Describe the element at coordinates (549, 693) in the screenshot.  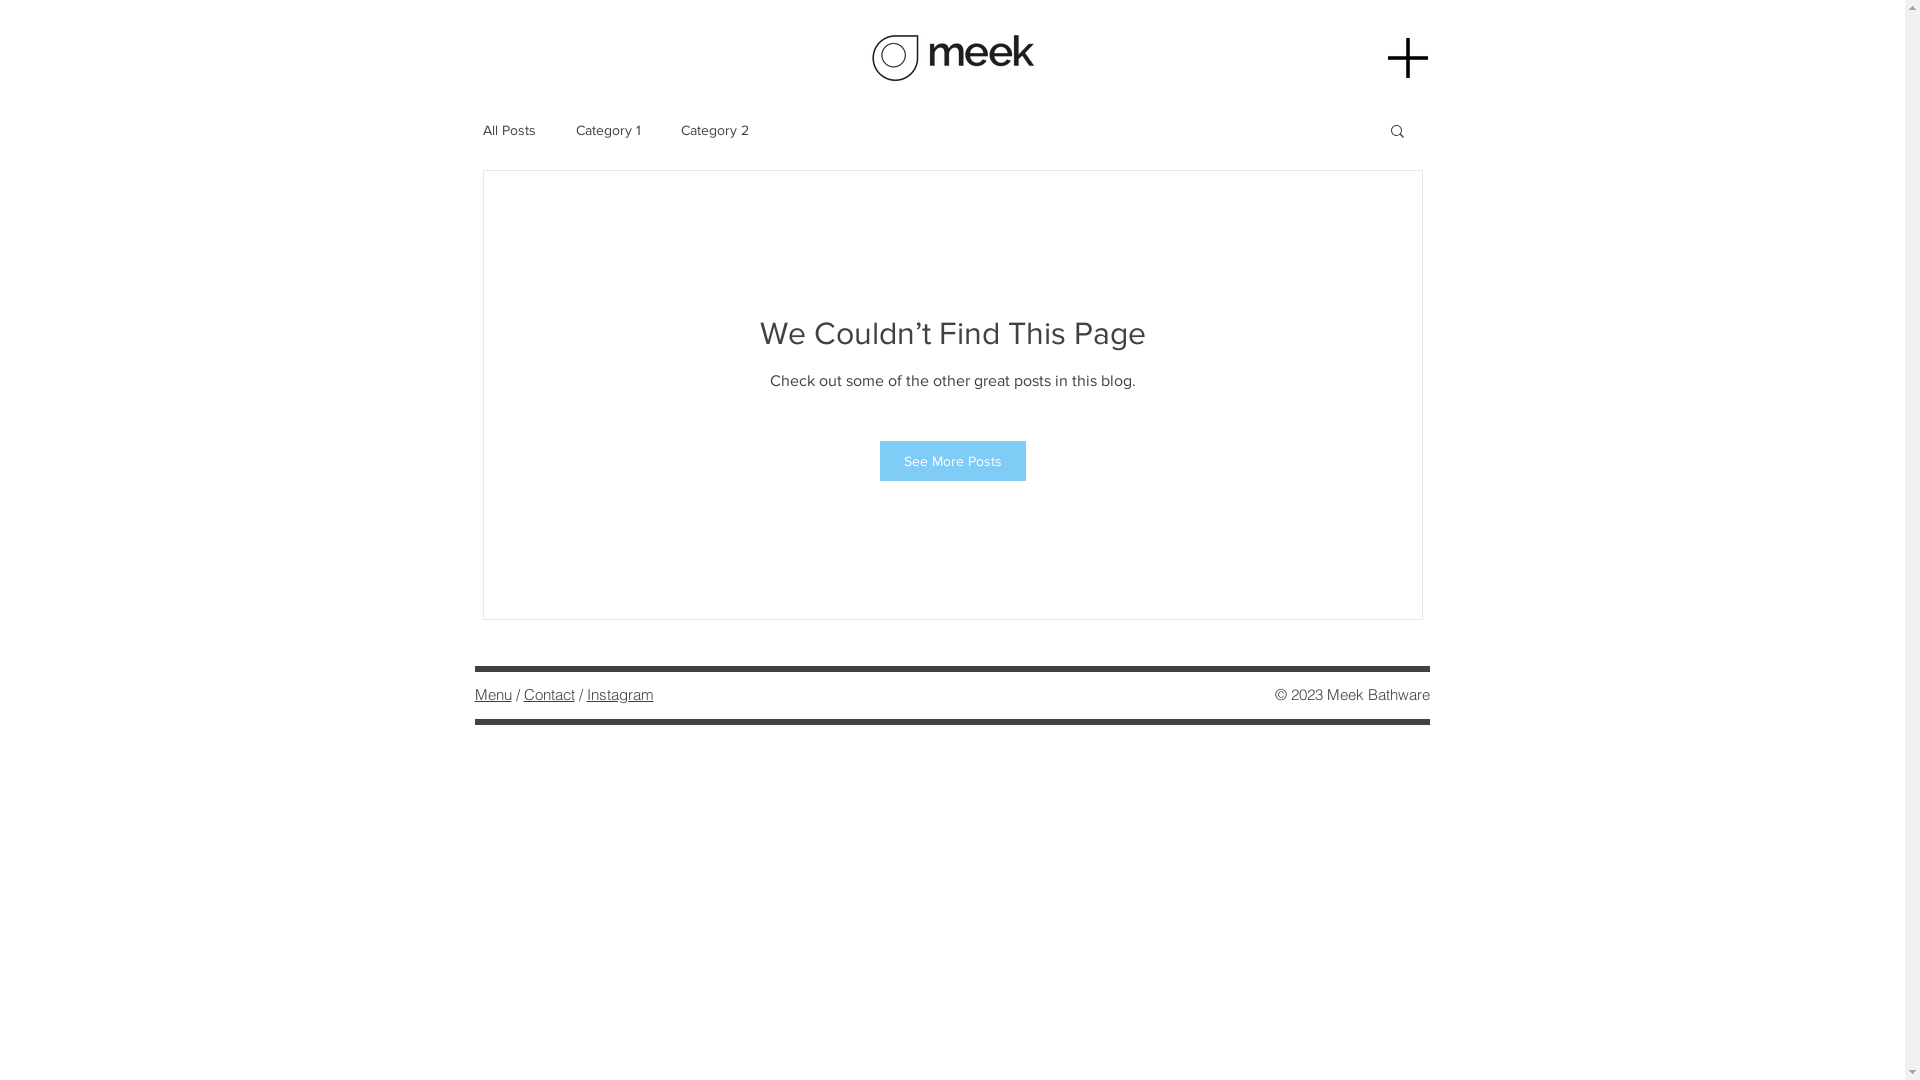
I see `'Contact'` at that location.